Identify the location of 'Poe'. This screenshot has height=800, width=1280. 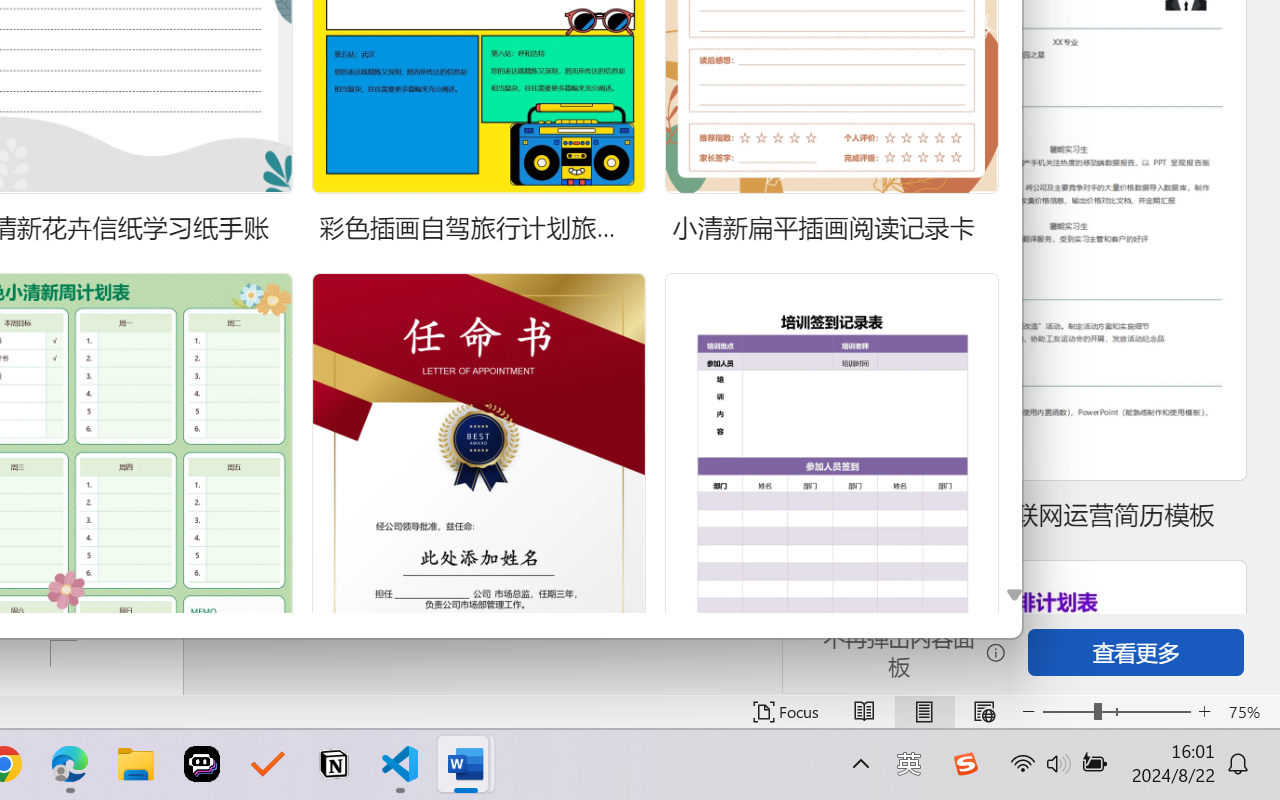
(202, 764).